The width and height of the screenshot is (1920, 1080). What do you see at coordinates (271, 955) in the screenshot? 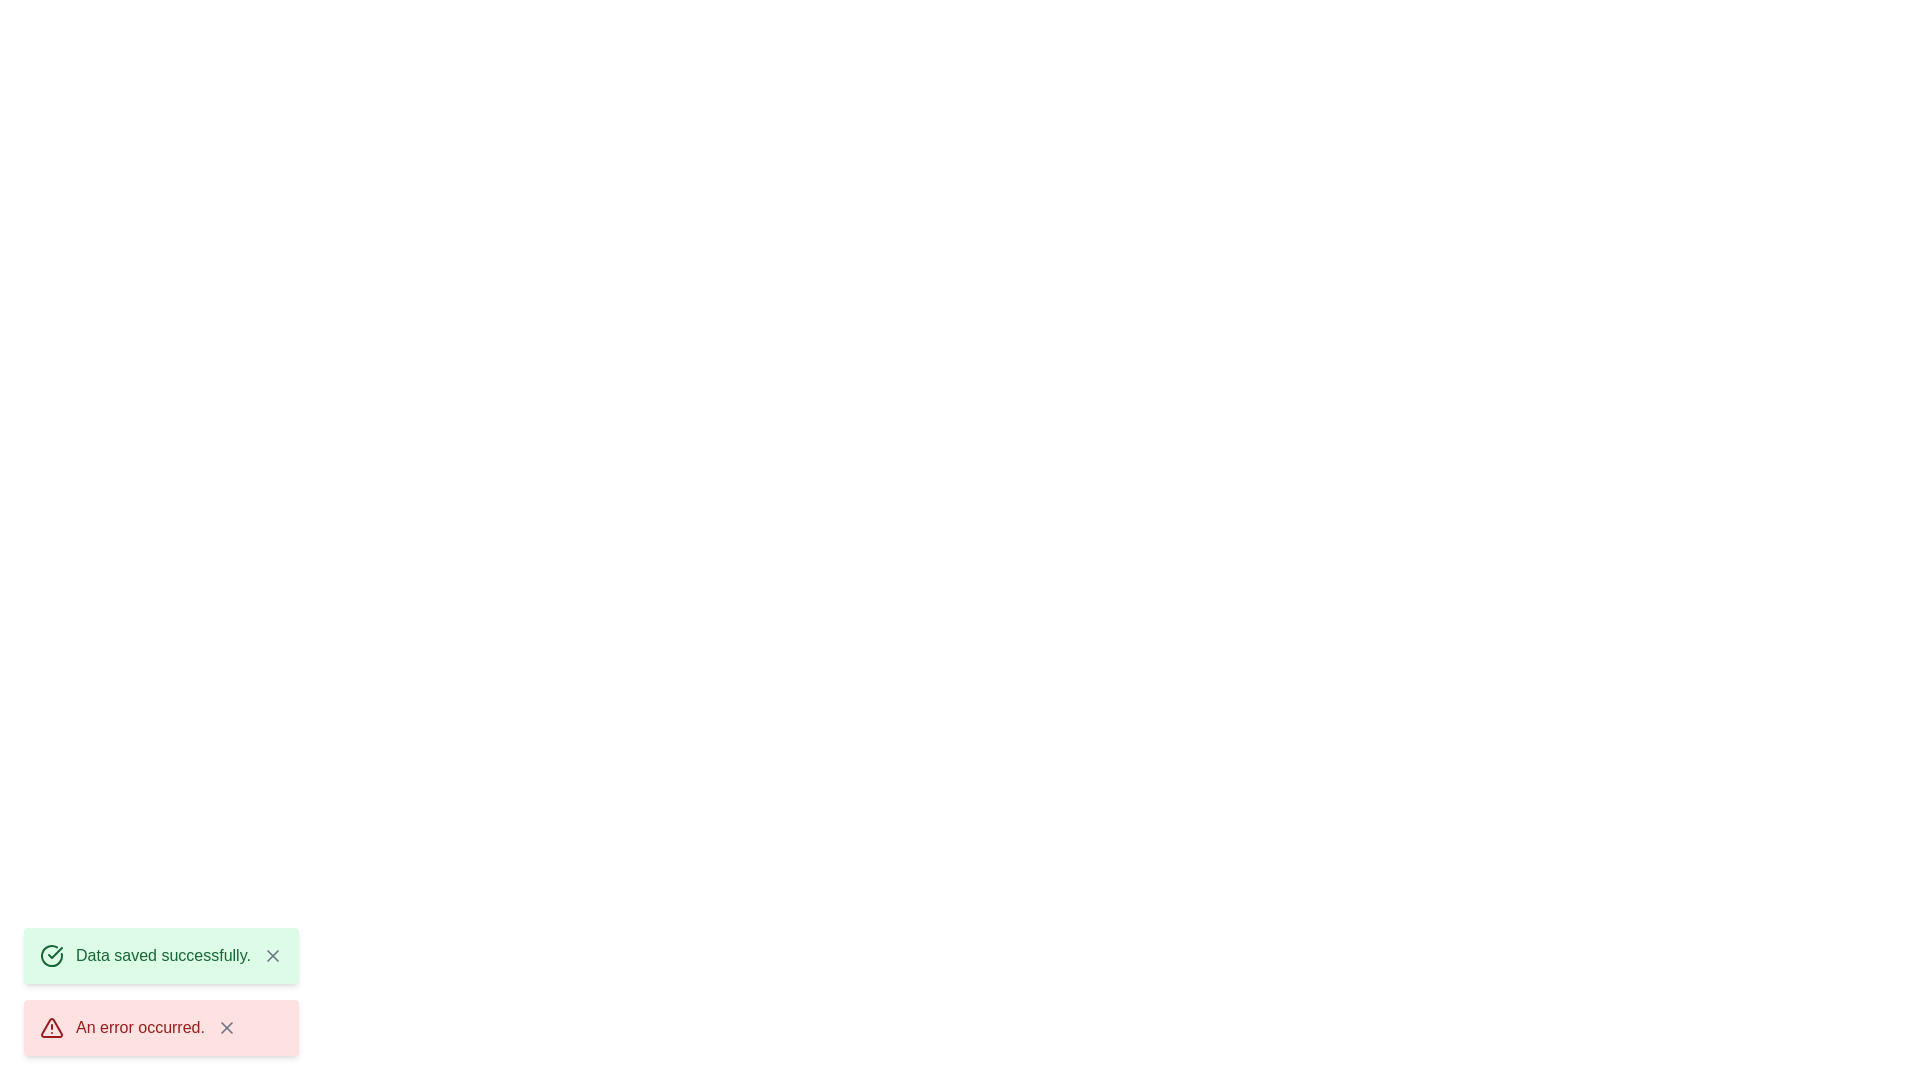
I see `the close button of the snackbar with message 'Data saved successfully.' to dismiss it` at bounding box center [271, 955].